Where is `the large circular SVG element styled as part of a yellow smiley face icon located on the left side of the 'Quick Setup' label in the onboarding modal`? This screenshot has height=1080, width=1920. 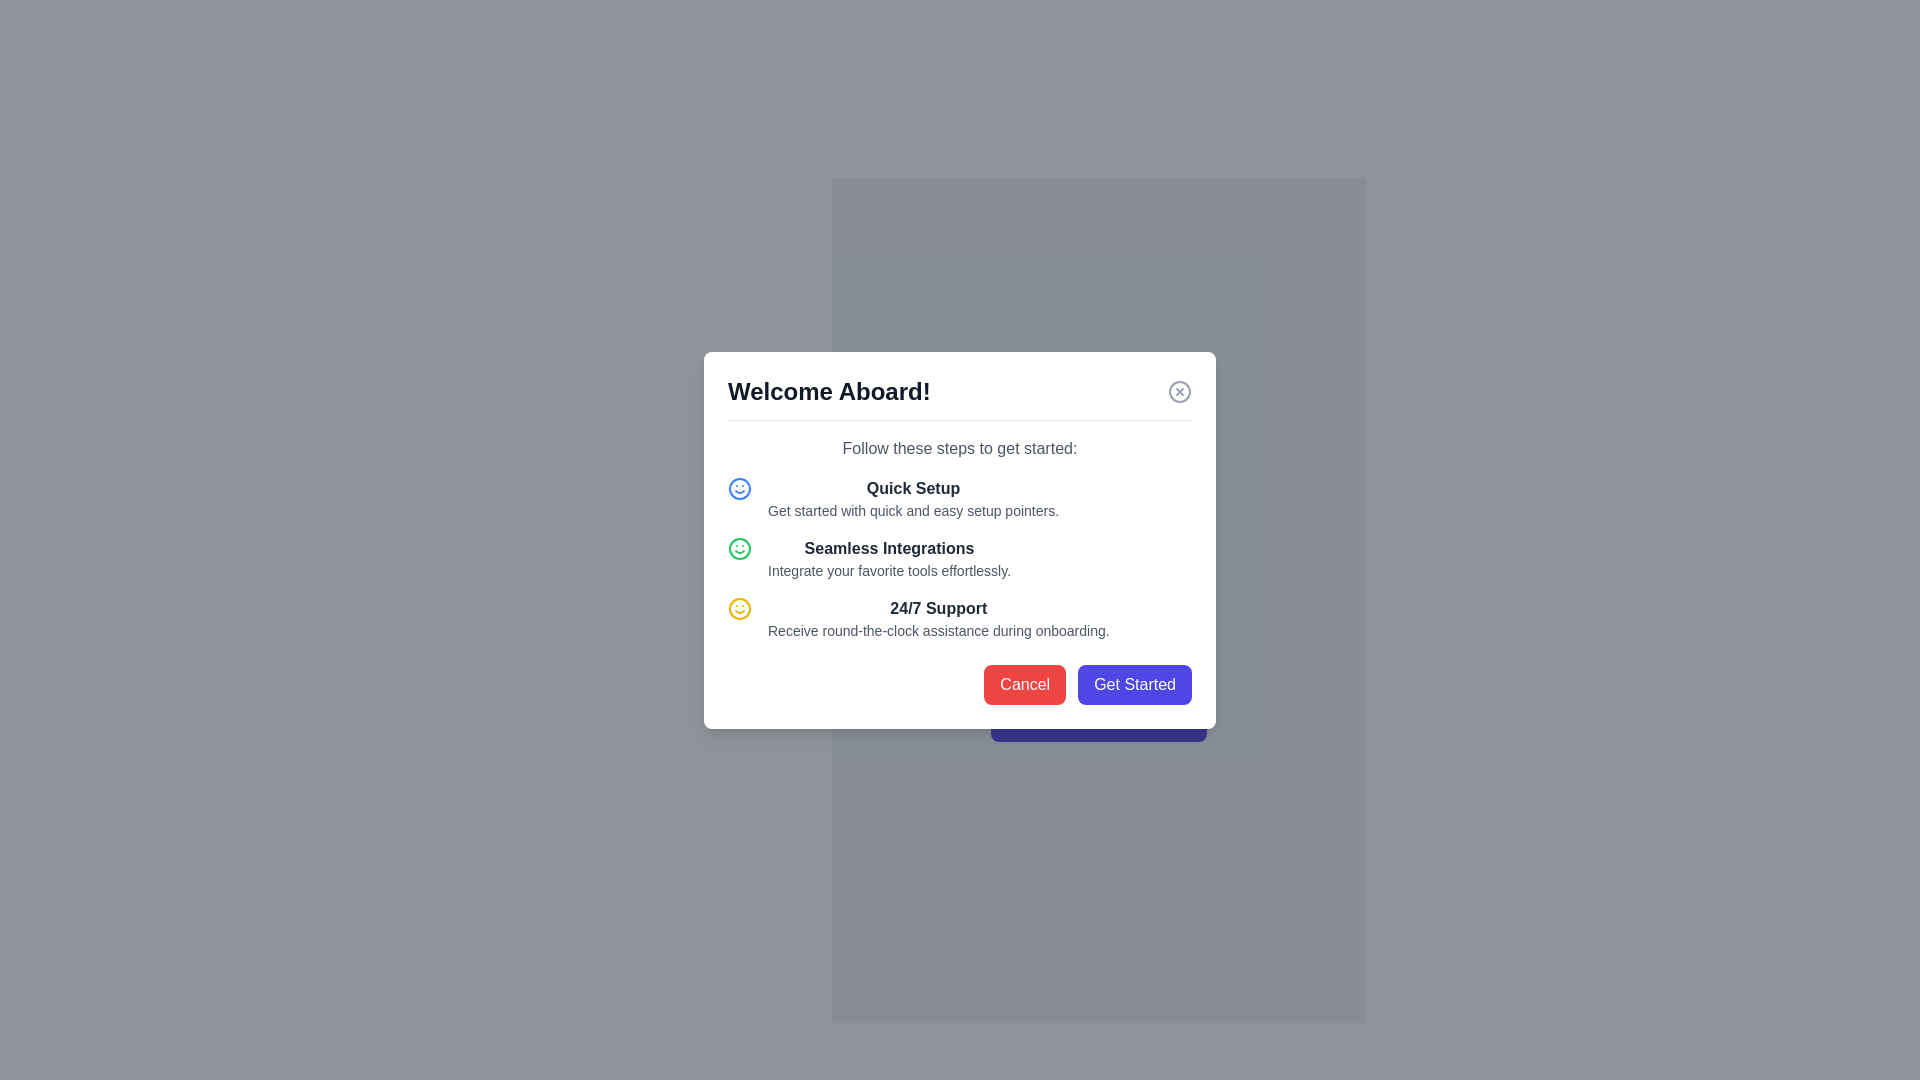 the large circular SVG element styled as part of a yellow smiley face icon located on the left side of the 'Quick Setup' label in the onboarding modal is located at coordinates (738, 607).